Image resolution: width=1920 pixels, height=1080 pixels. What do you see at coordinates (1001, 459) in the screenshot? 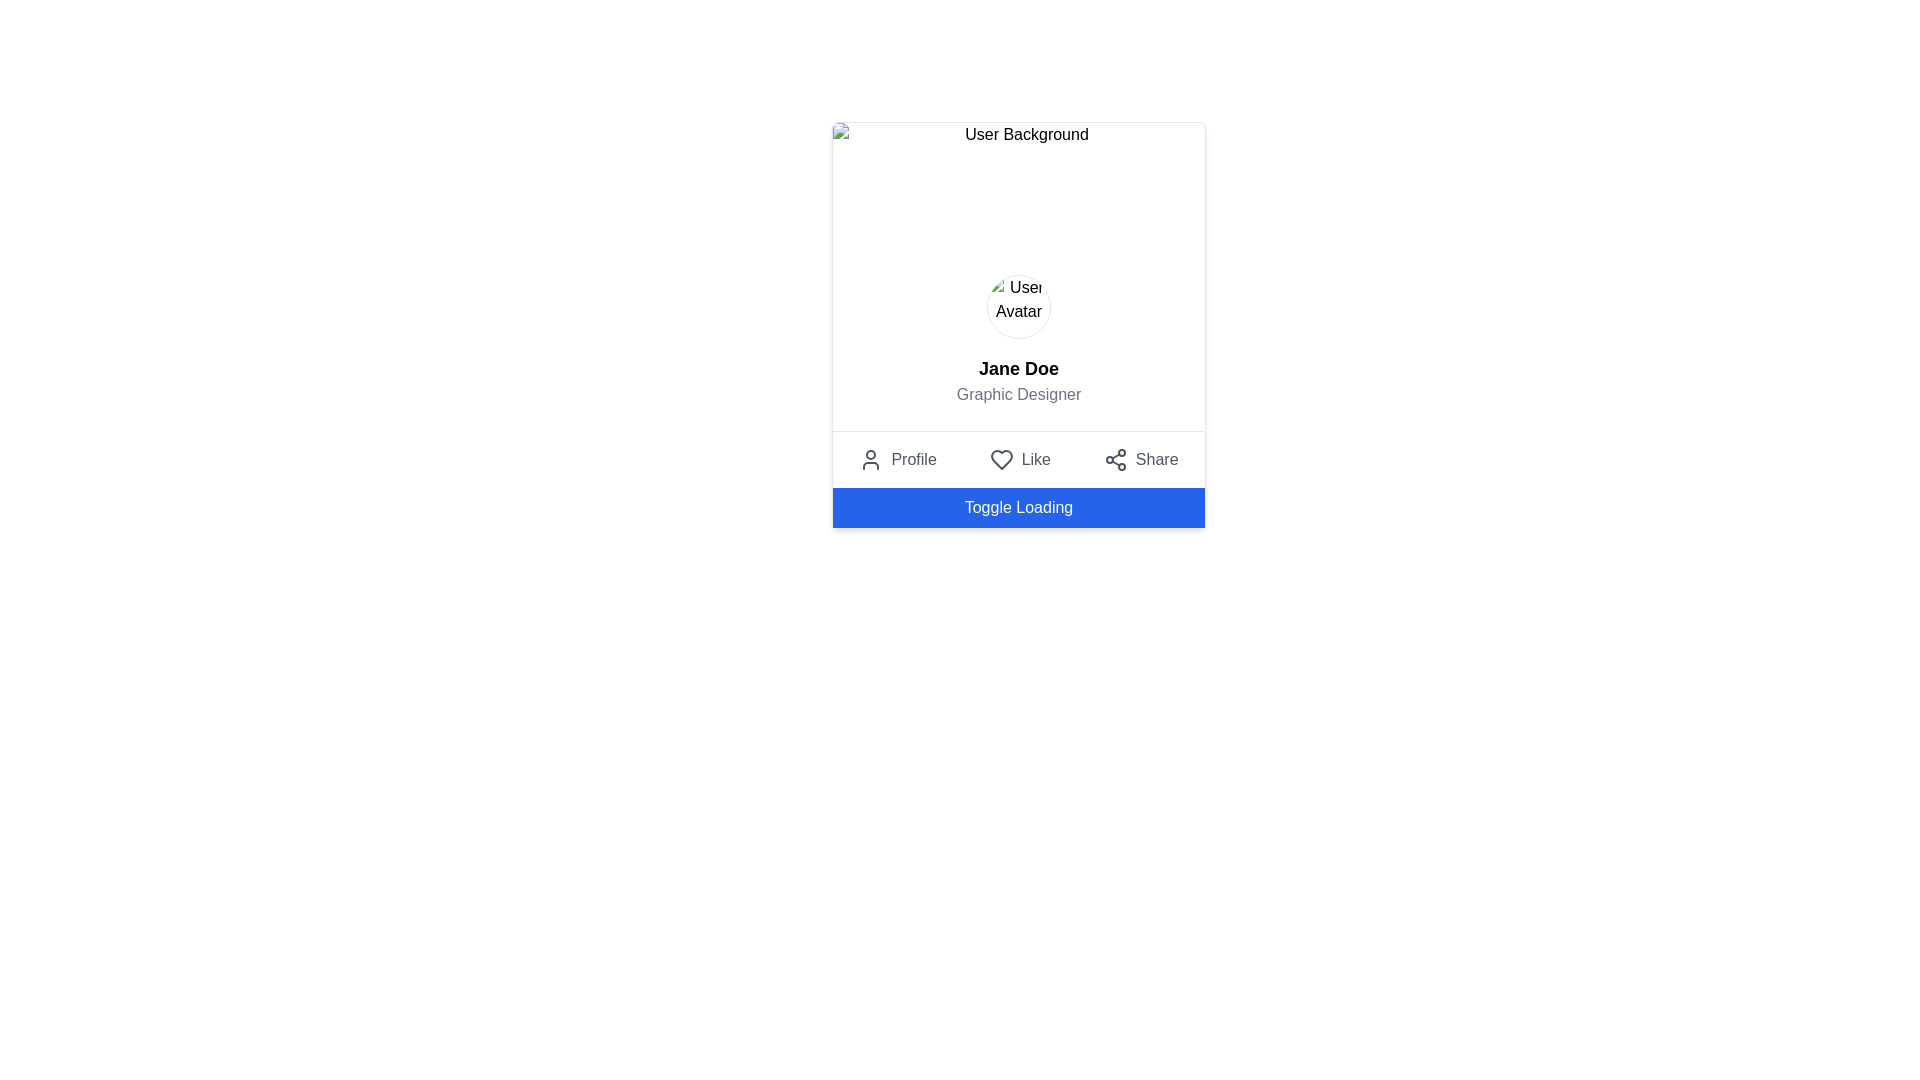
I see `the heart-shaped icon outlined in the navigation bar of the user card interface` at bounding box center [1001, 459].